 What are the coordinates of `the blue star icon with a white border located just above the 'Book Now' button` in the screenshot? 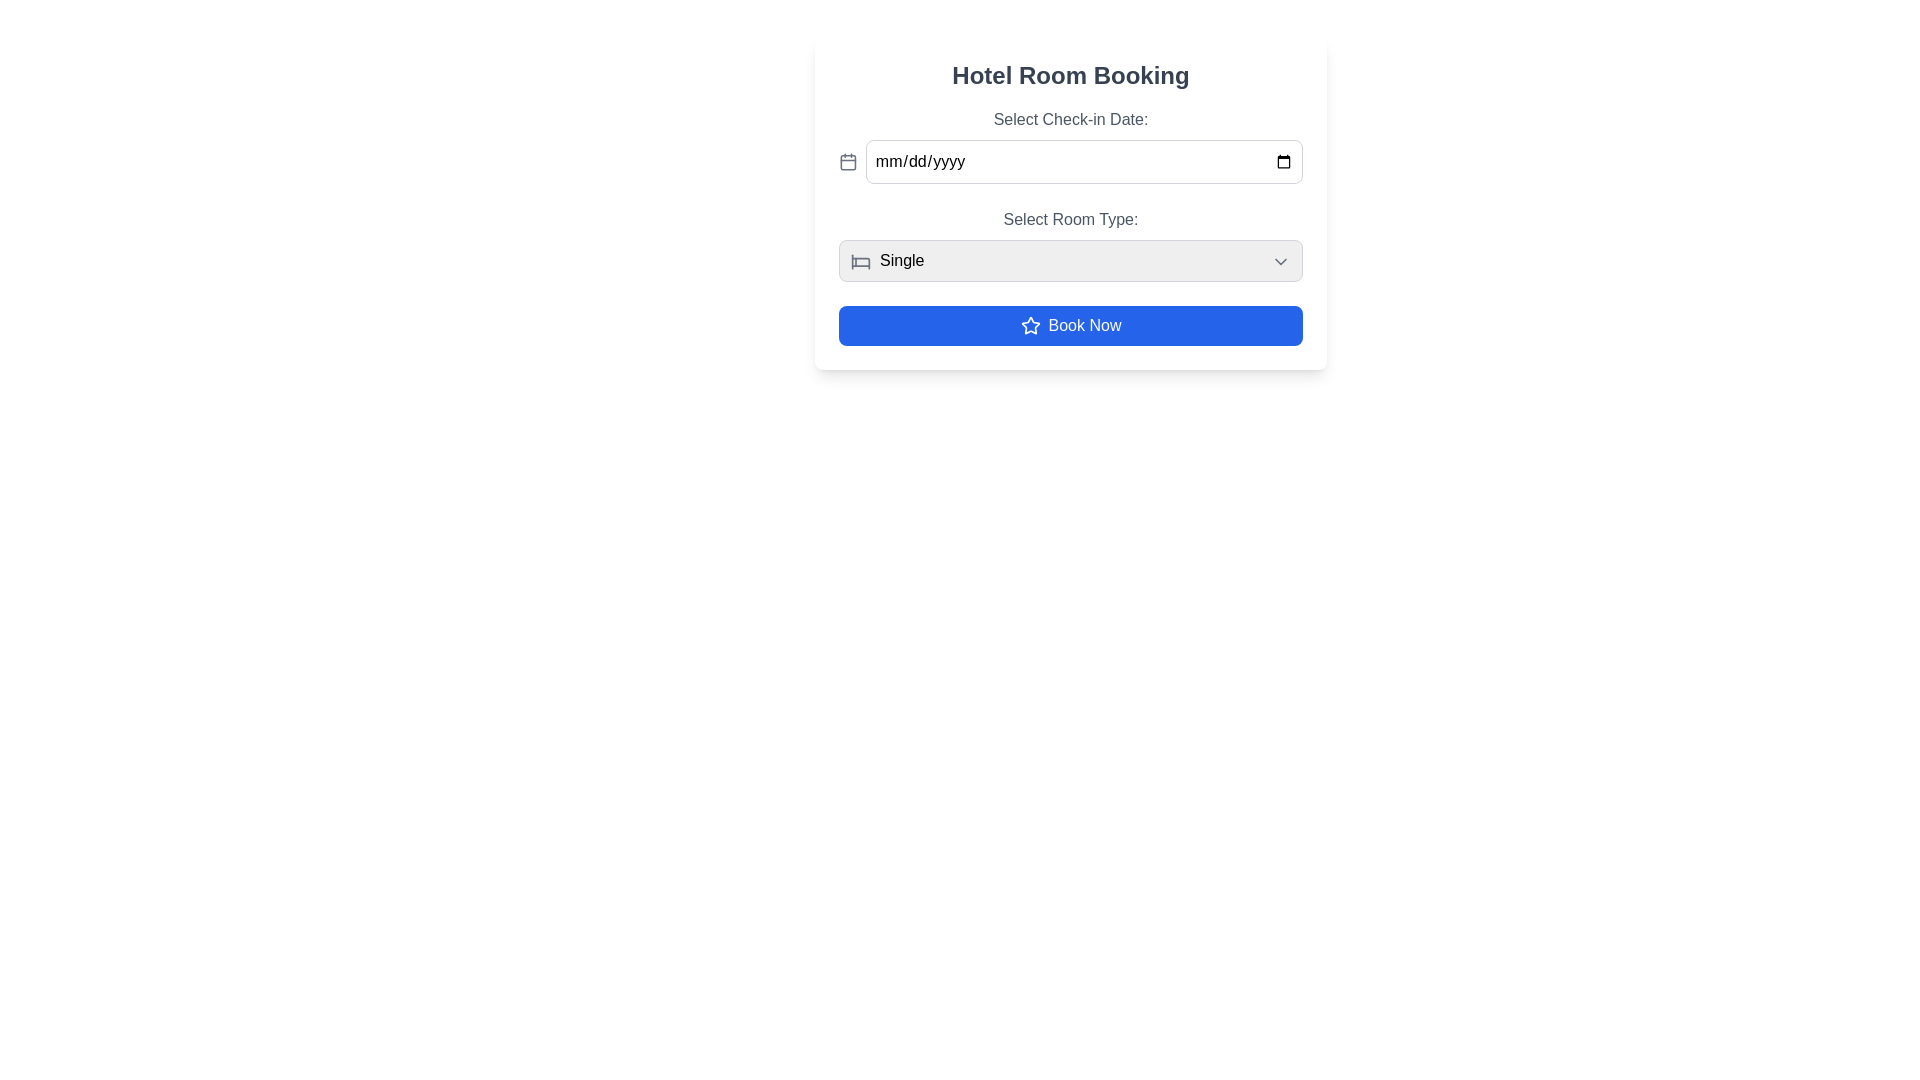 It's located at (1030, 324).